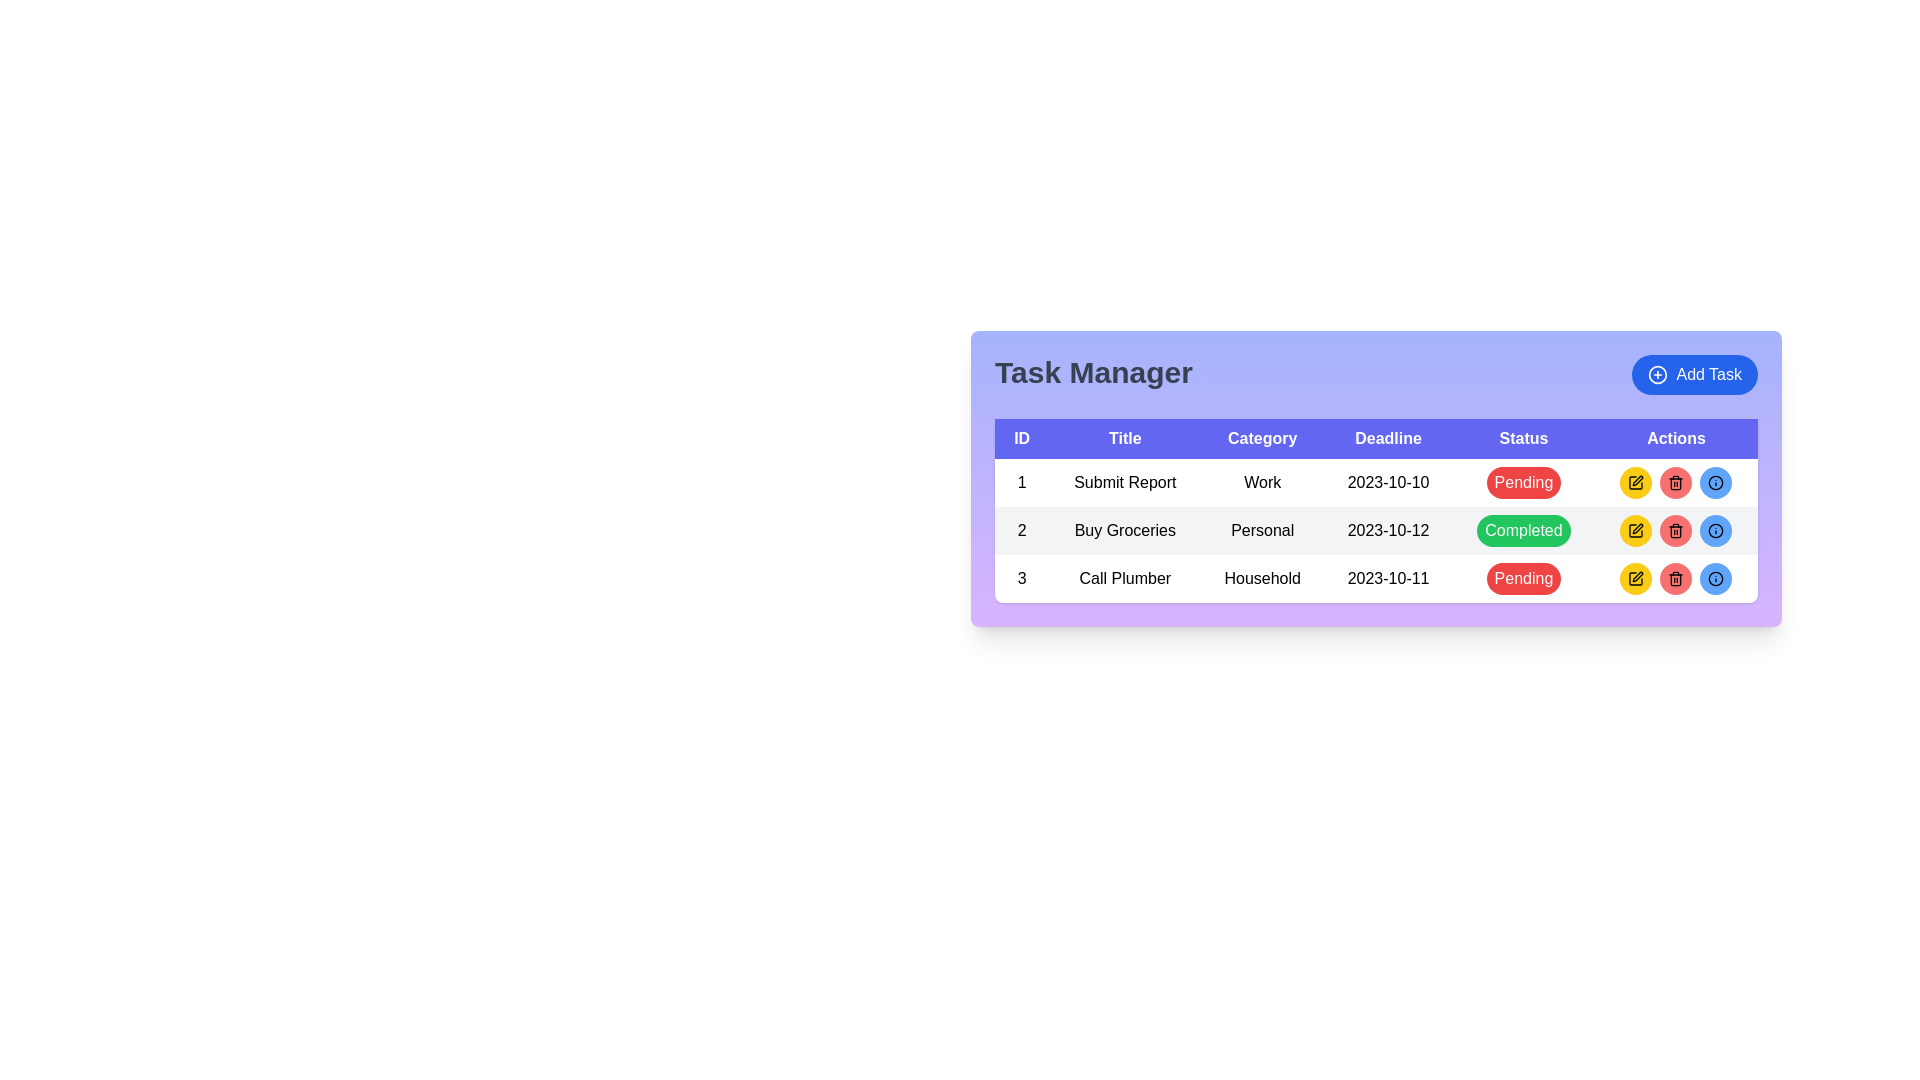 The width and height of the screenshot is (1920, 1080). I want to click on the rounded red button labeled 'Pending' located in the 'Status' column of the third row in the 'Task Manager' table, so click(1522, 578).